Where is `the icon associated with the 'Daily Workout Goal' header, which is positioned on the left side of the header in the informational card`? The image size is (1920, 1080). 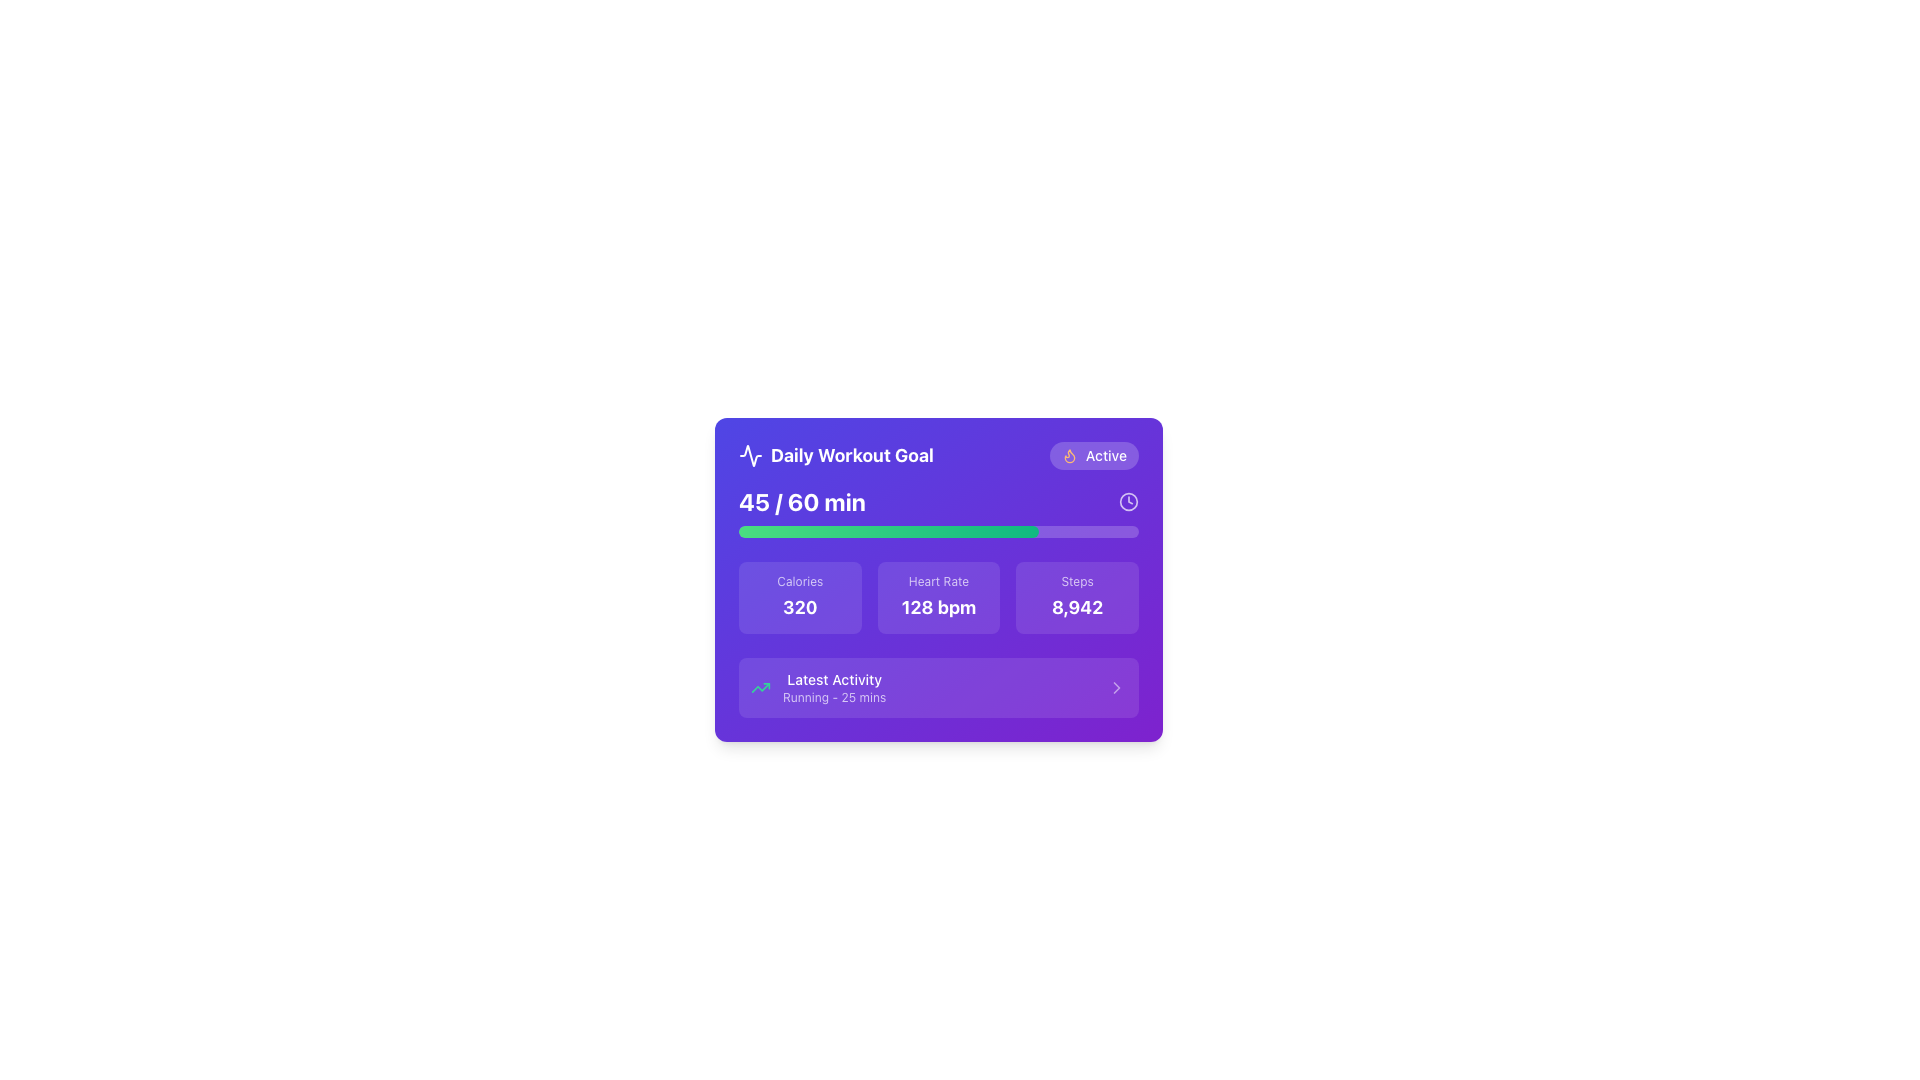
the icon associated with the 'Daily Workout Goal' header, which is positioned on the left side of the header in the informational card is located at coordinates (749, 455).